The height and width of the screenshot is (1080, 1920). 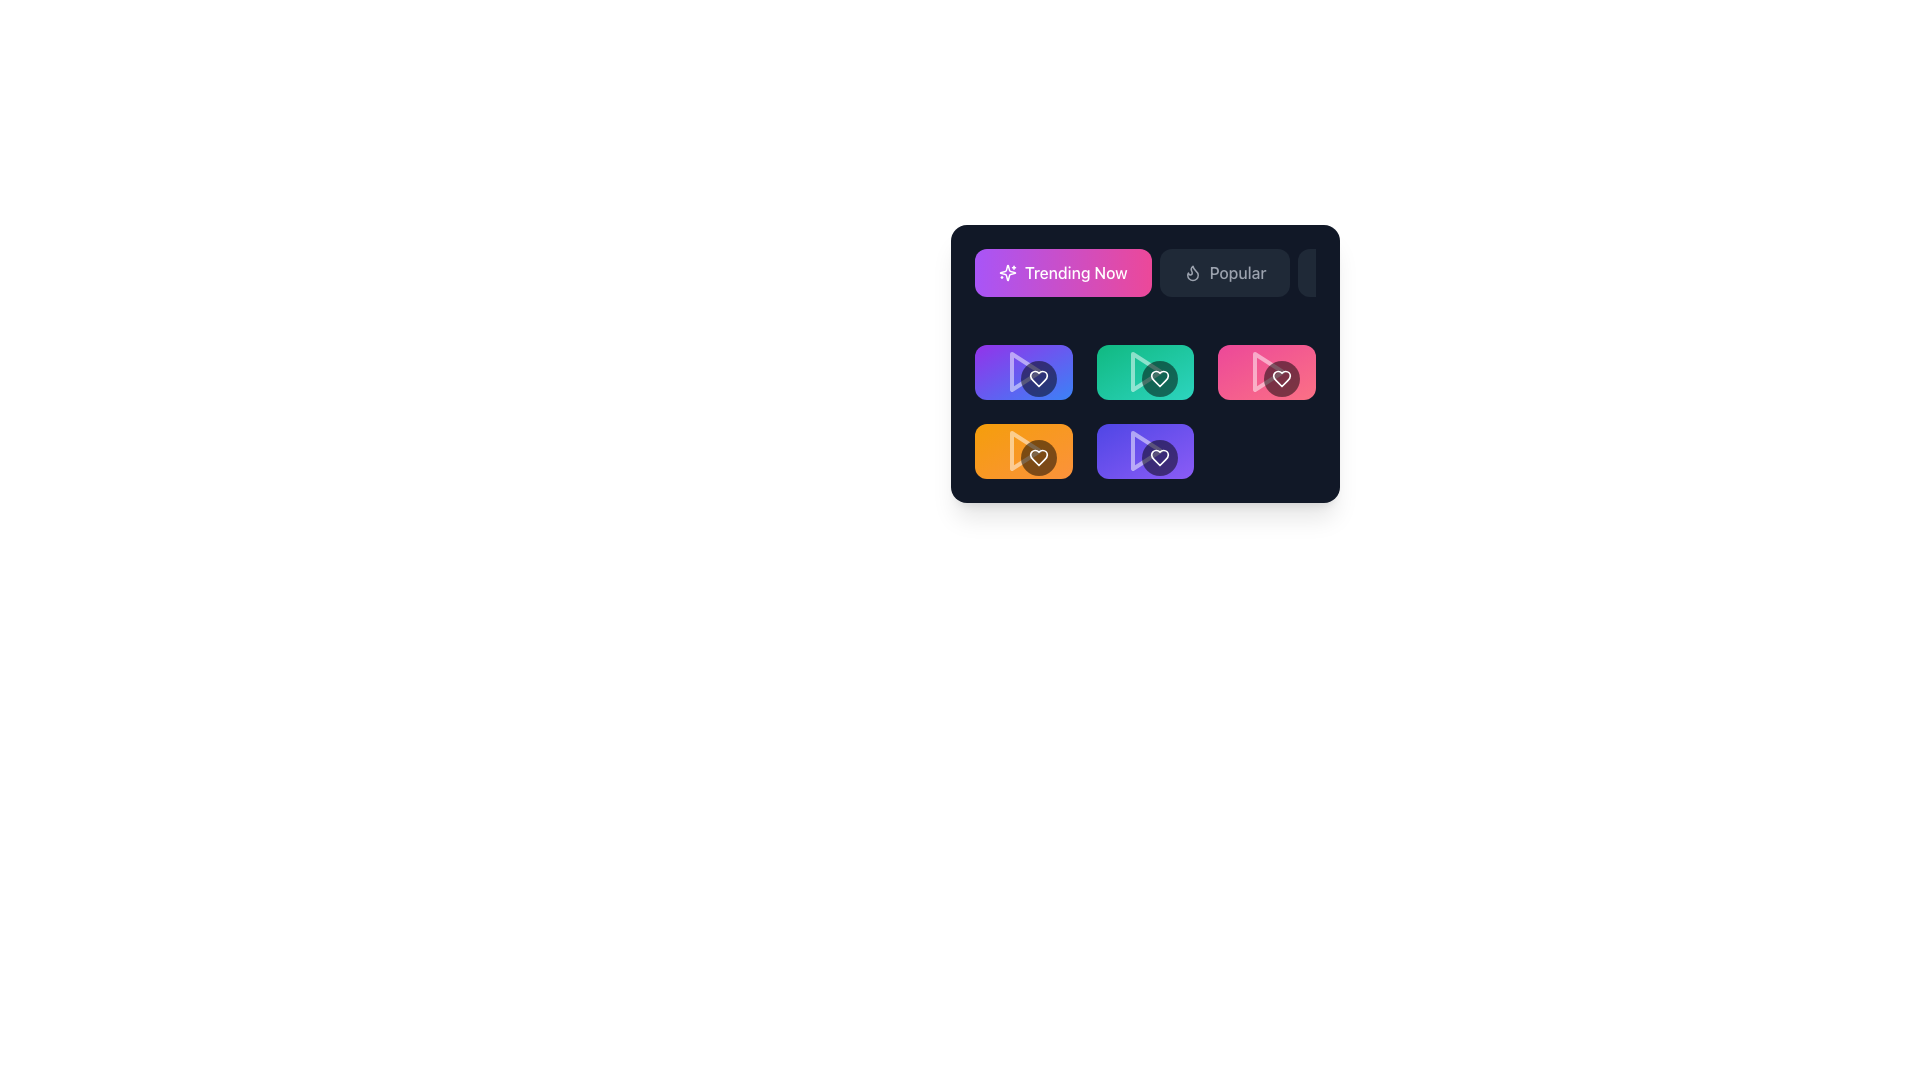 What do you see at coordinates (1320, 363) in the screenshot?
I see `the bookmark icon with a plus symbol located within the pink rectangular button on the right of the second row of buttons` at bounding box center [1320, 363].